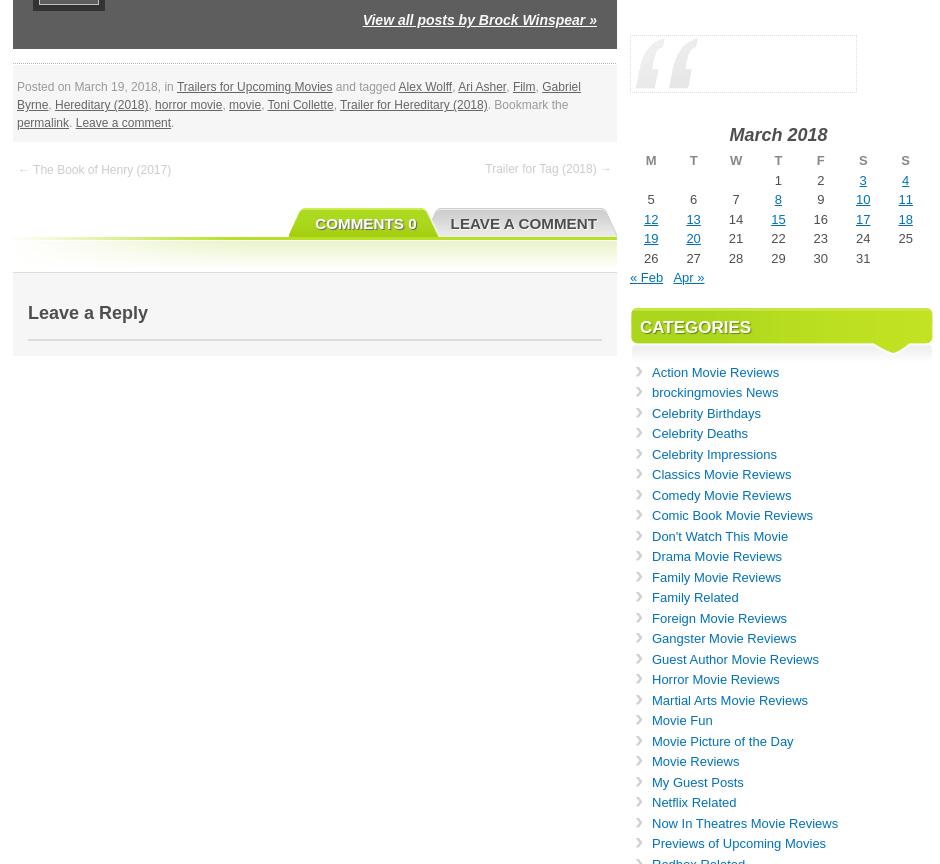  What do you see at coordinates (101, 104) in the screenshot?
I see `'Hereditary (2018)'` at bounding box center [101, 104].